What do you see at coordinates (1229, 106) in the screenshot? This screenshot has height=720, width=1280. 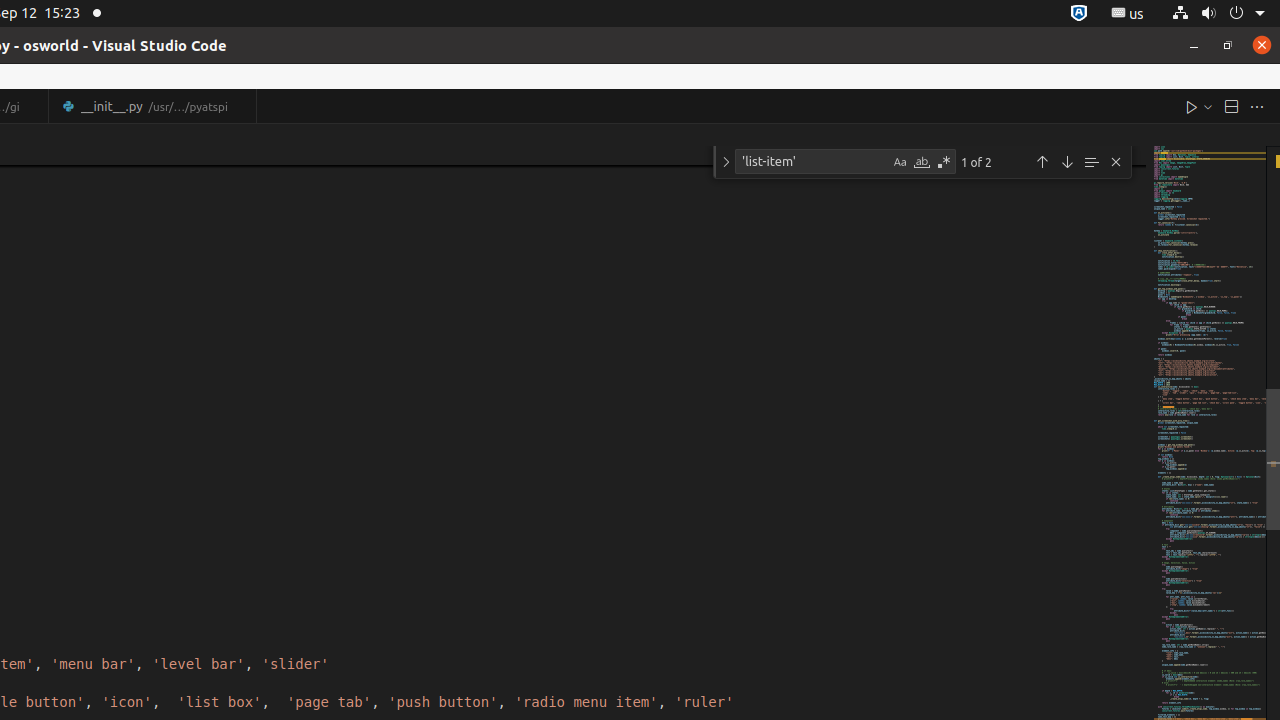 I see `'Split Editor Right (Ctrl+\) [Alt] Split Editor Down'` at bounding box center [1229, 106].